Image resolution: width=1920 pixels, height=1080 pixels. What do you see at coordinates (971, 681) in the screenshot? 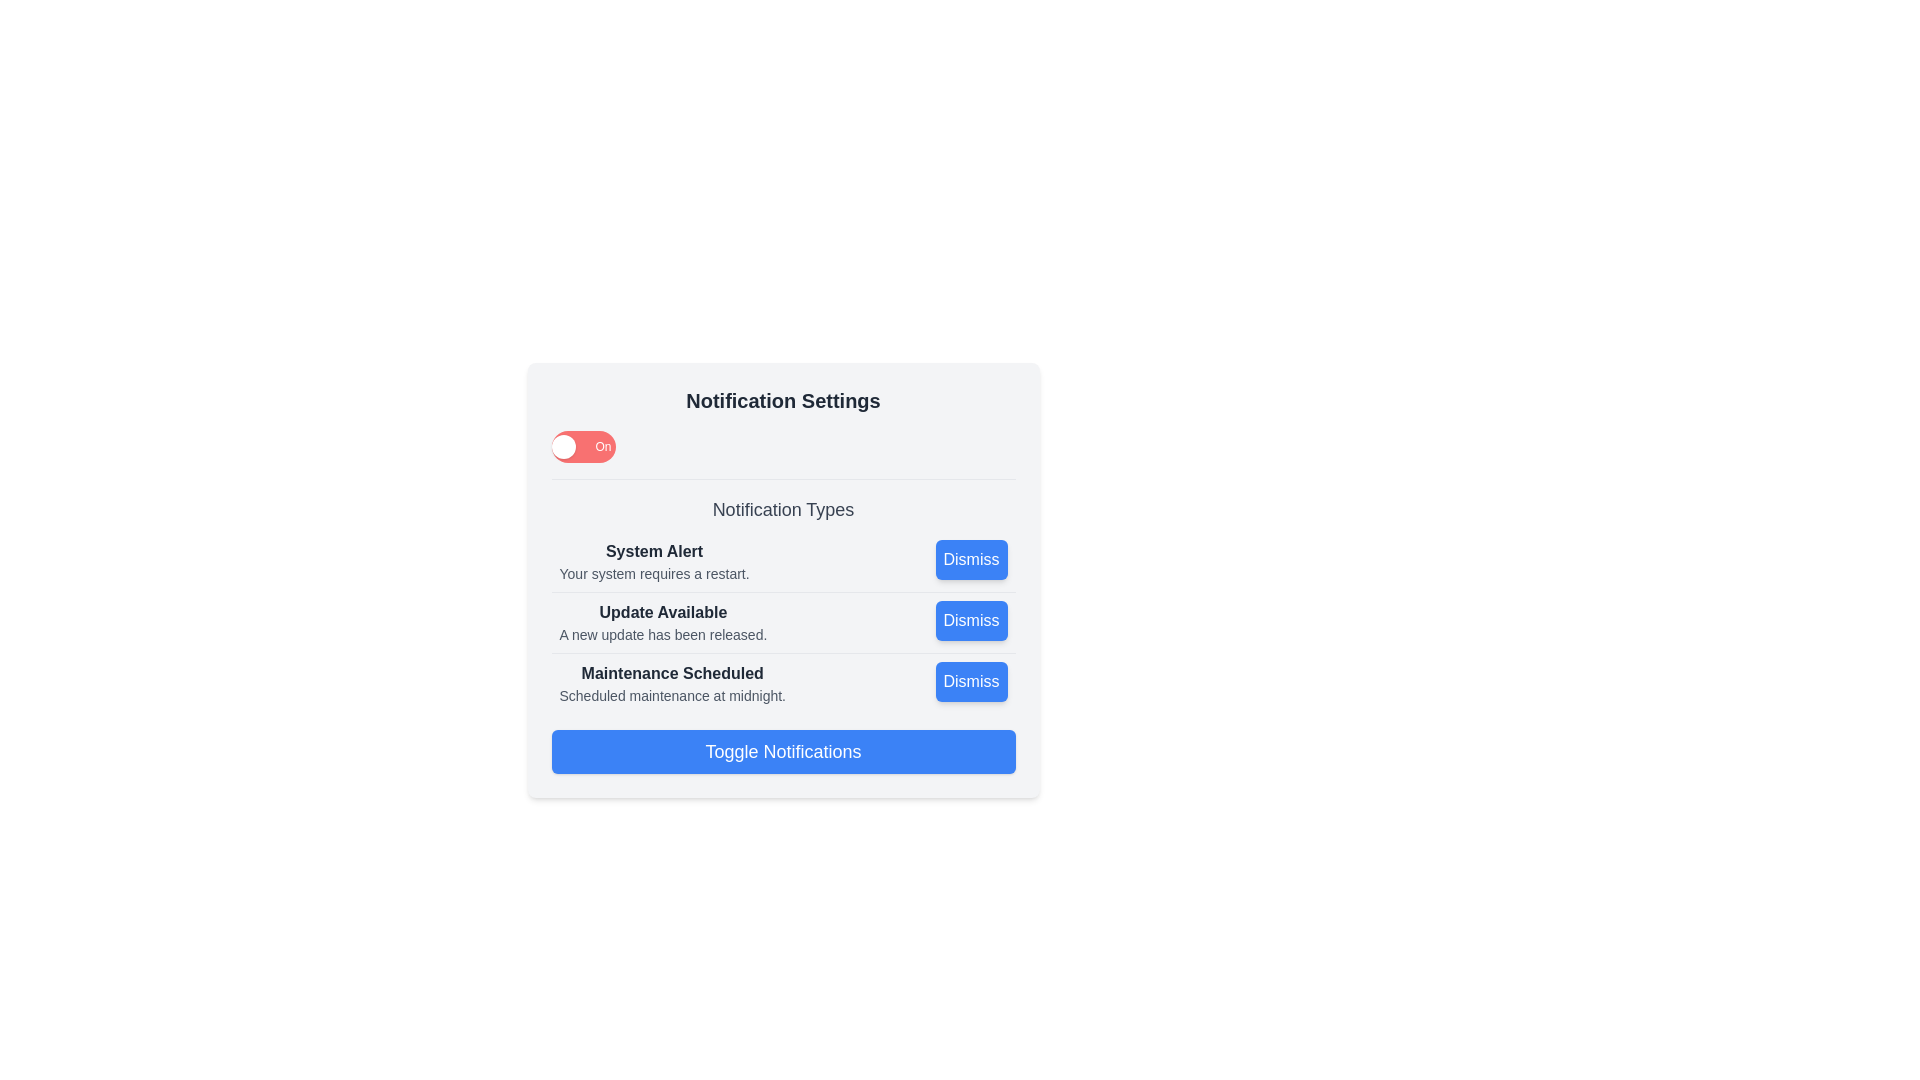
I see `the 'Dismiss' button, which is a rectangular button with white text on a blue background, located in the 'Maintenance Scheduled' notification section` at bounding box center [971, 681].